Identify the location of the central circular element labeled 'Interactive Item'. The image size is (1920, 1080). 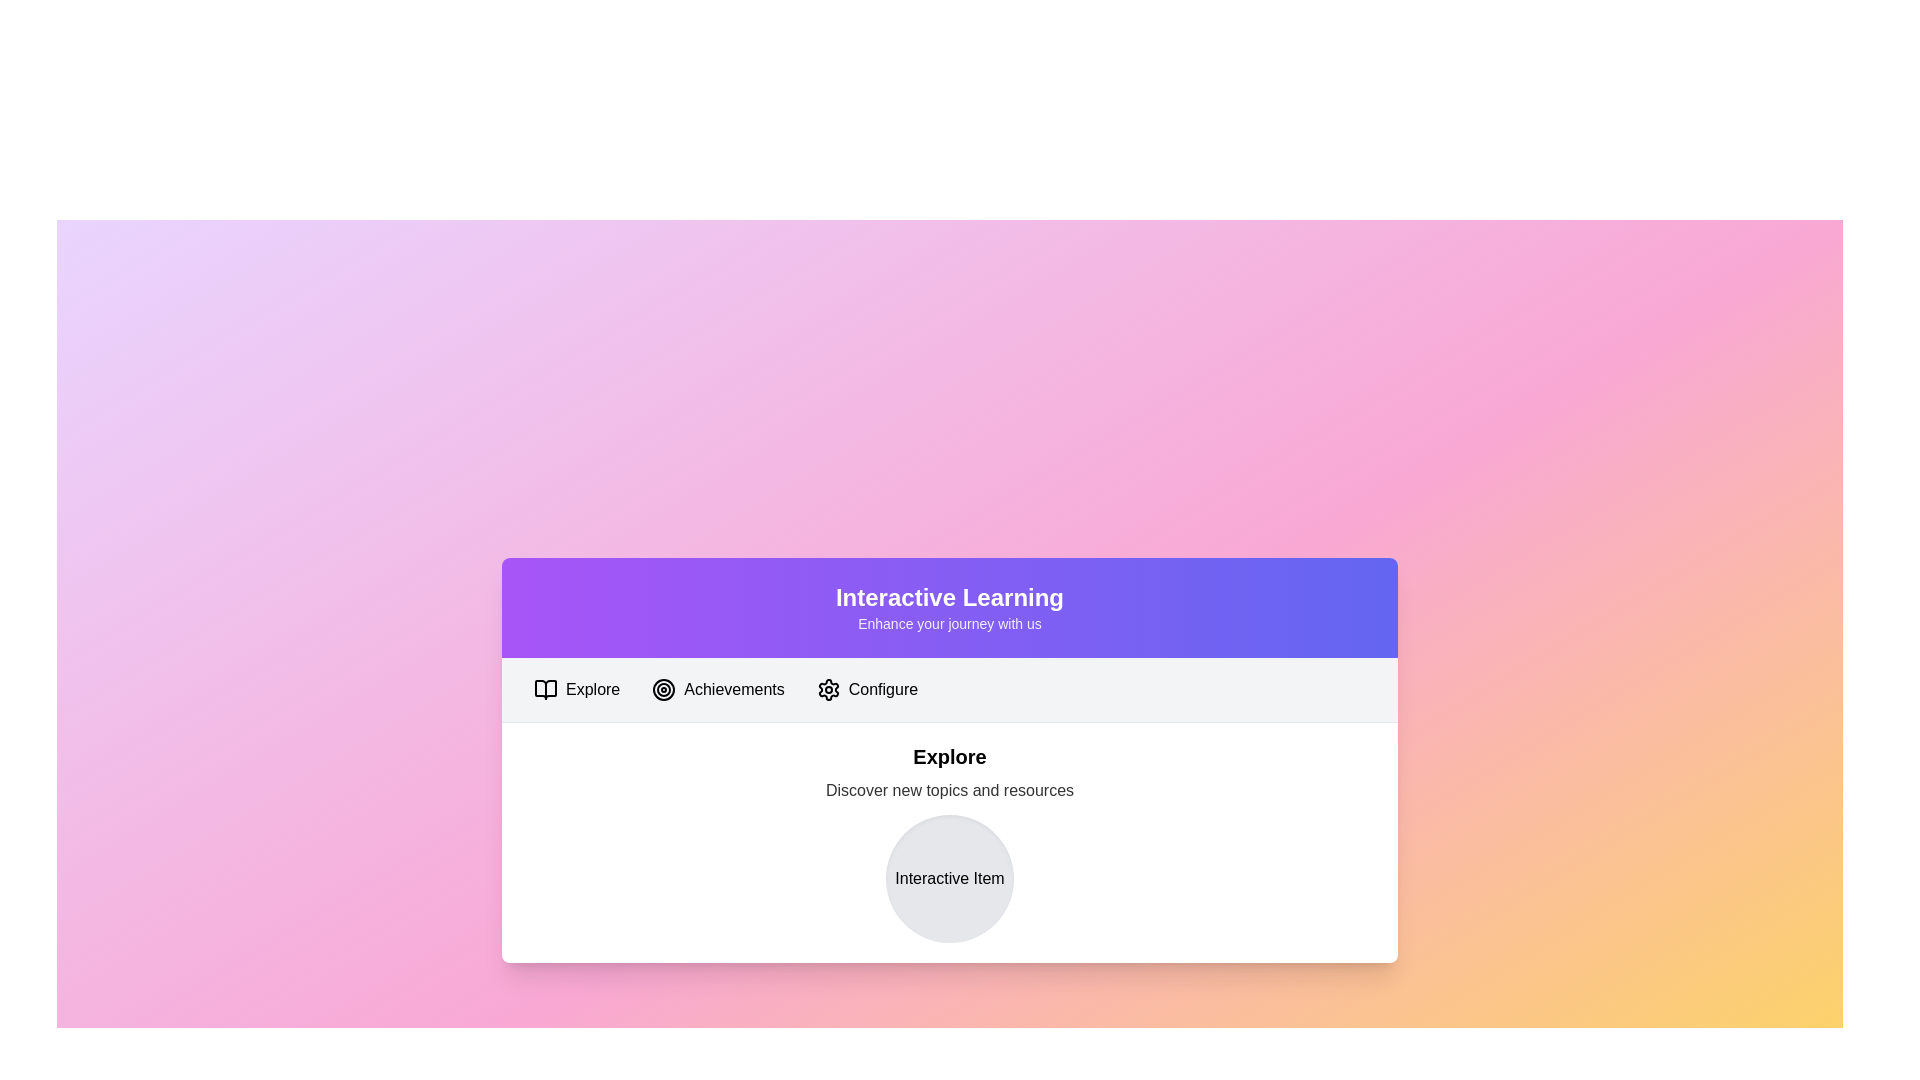
(949, 877).